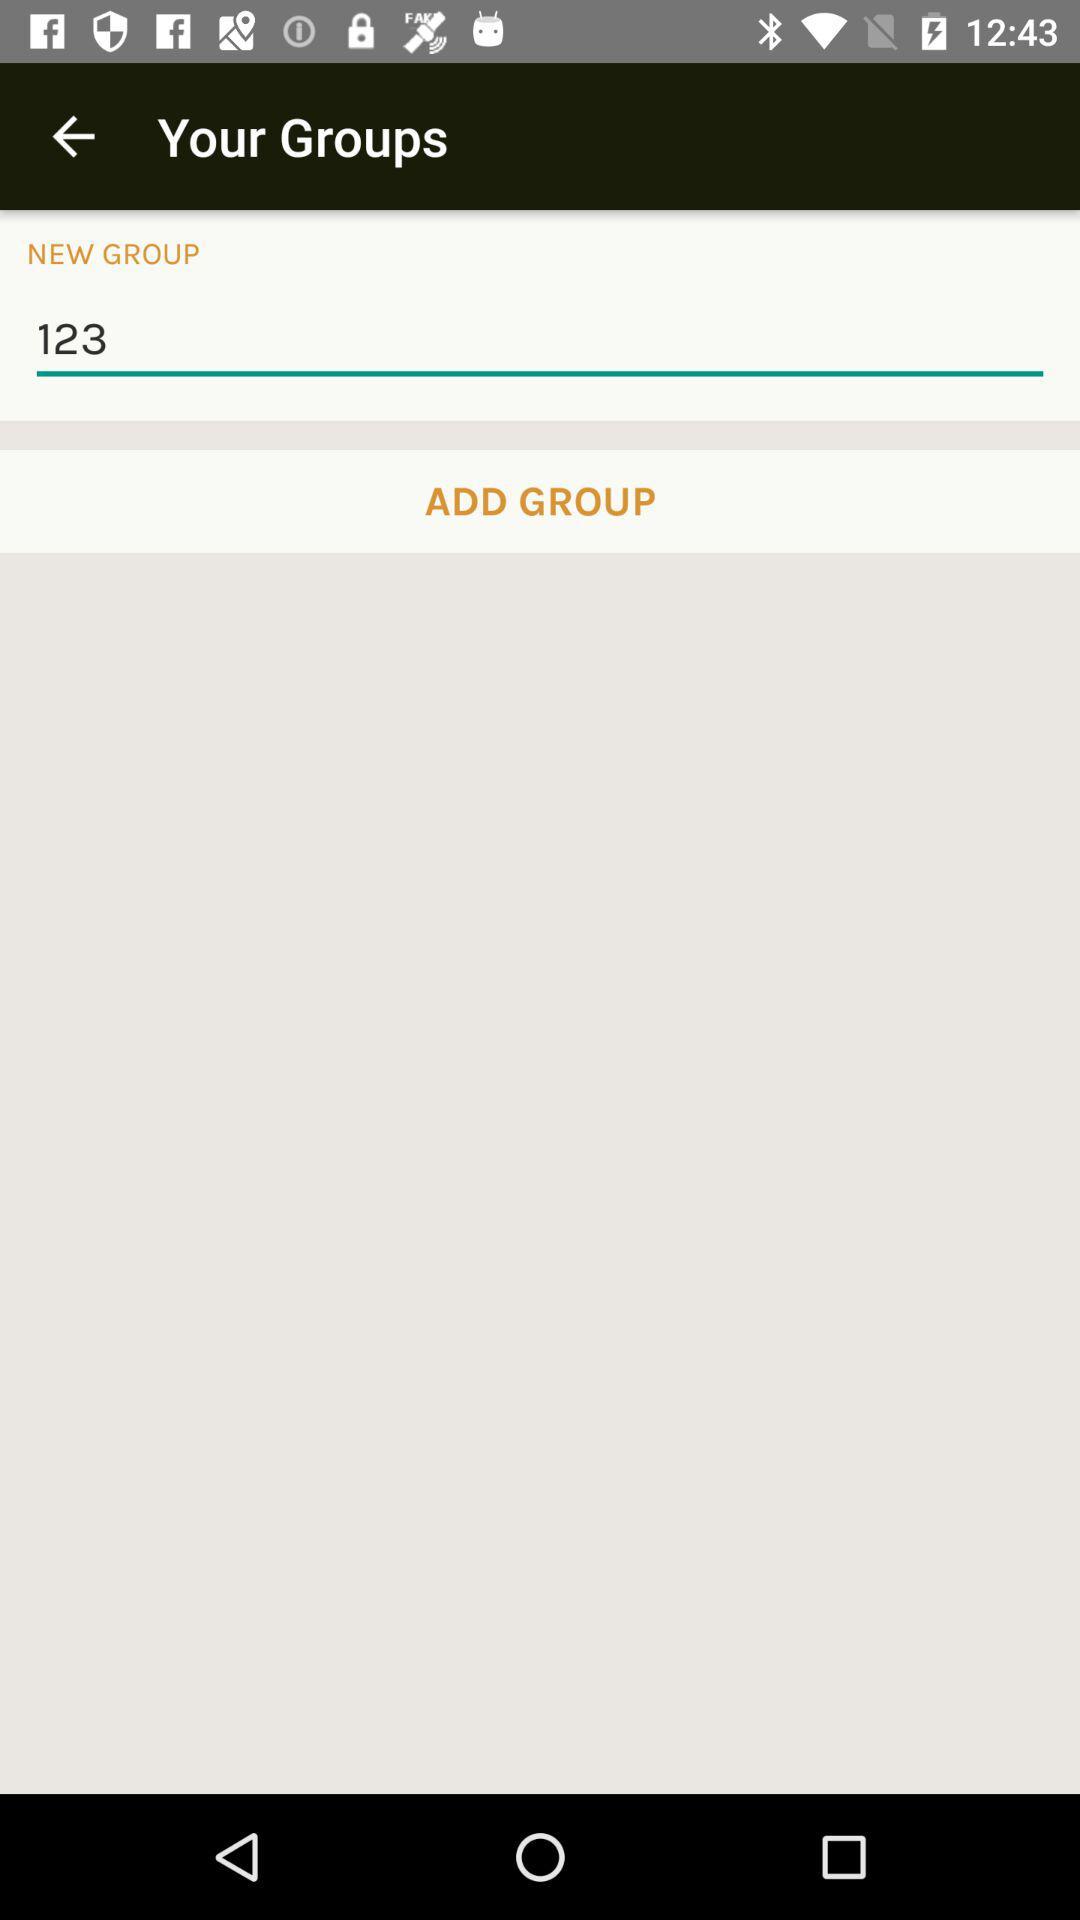 Image resolution: width=1080 pixels, height=1920 pixels. Describe the element at coordinates (540, 340) in the screenshot. I see `icon below new group` at that location.